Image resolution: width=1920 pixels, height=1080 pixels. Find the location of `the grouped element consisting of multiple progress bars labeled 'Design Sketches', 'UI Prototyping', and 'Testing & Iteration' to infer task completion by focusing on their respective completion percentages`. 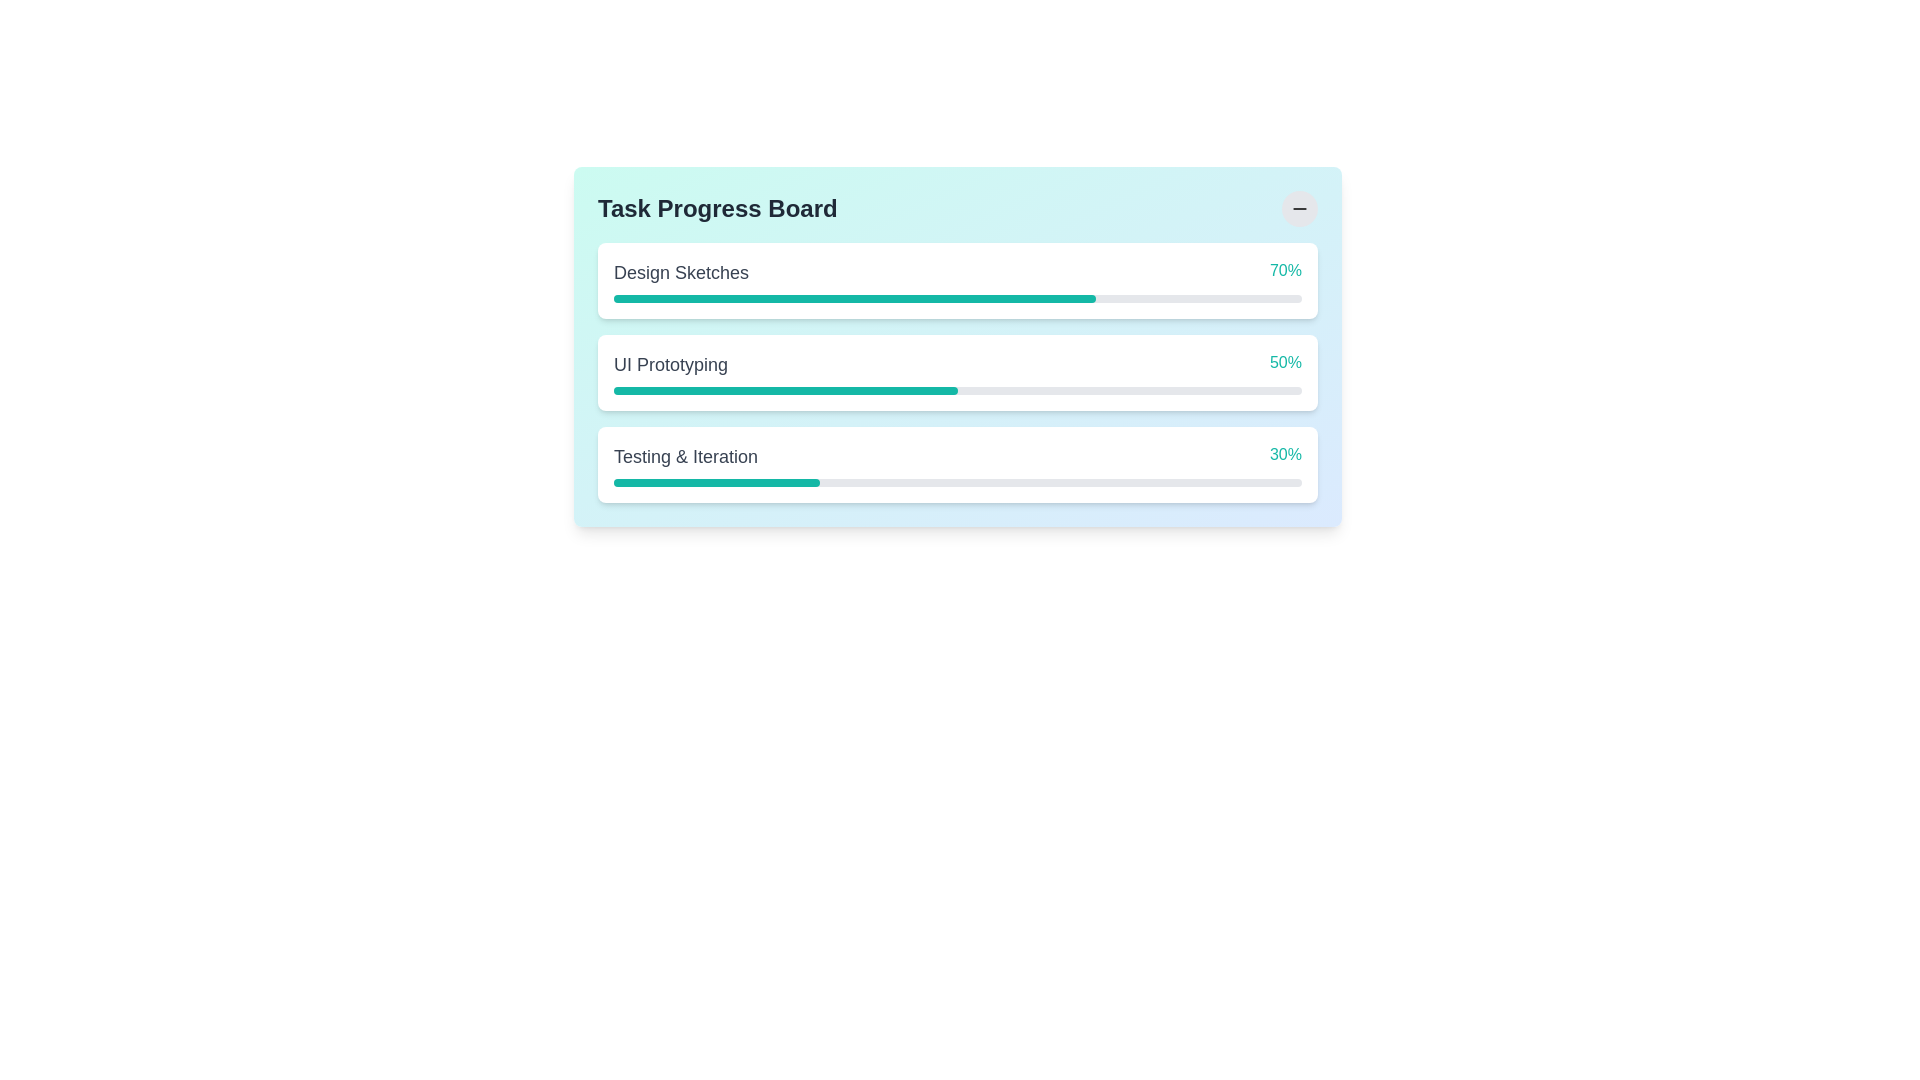

the grouped element consisting of multiple progress bars labeled 'Design Sketches', 'UI Prototyping', and 'Testing & Iteration' to infer task completion by focusing on their respective completion percentages is located at coordinates (957, 373).